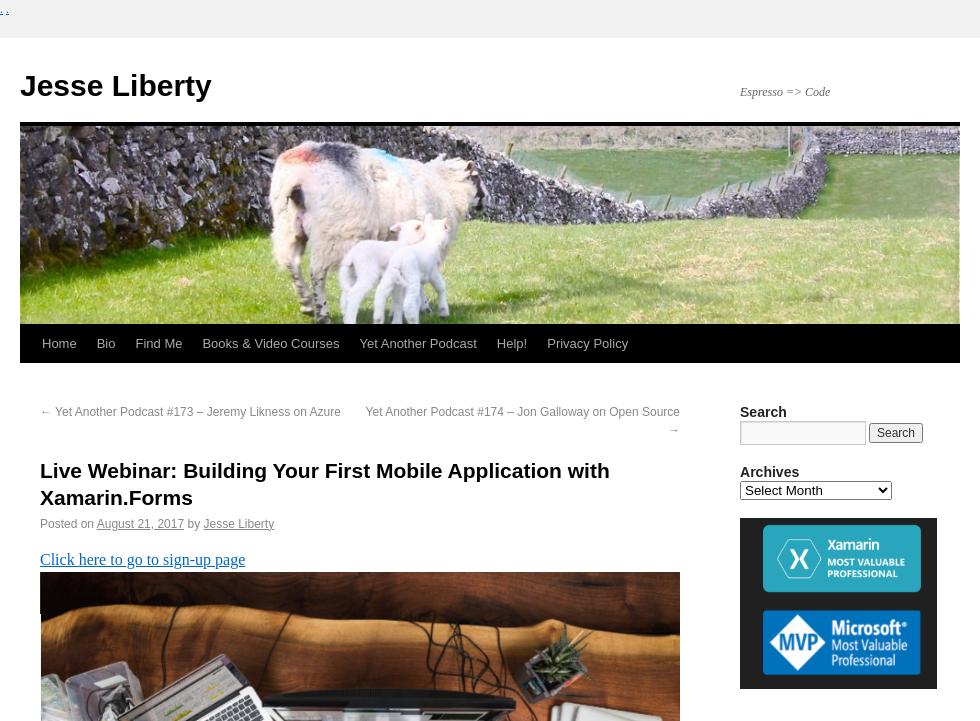 This screenshot has width=980, height=721. What do you see at coordinates (196, 410) in the screenshot?
I see `'Yet Another Podcast #173 – Jeremy Likness on Azure'` at bounding box center [196, 410].